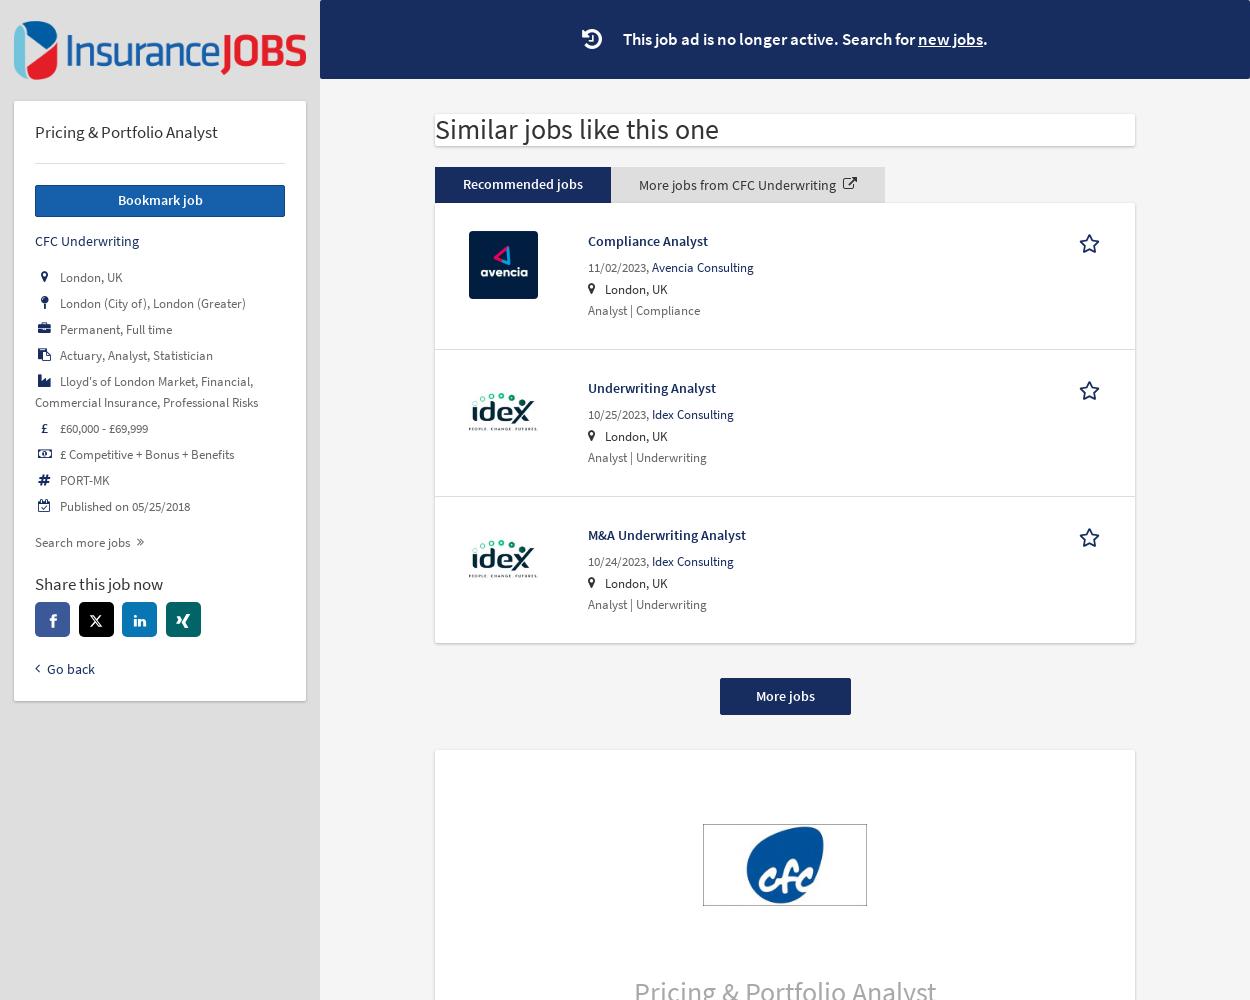  I want to click on 'Share this job now', so click(98, 583).